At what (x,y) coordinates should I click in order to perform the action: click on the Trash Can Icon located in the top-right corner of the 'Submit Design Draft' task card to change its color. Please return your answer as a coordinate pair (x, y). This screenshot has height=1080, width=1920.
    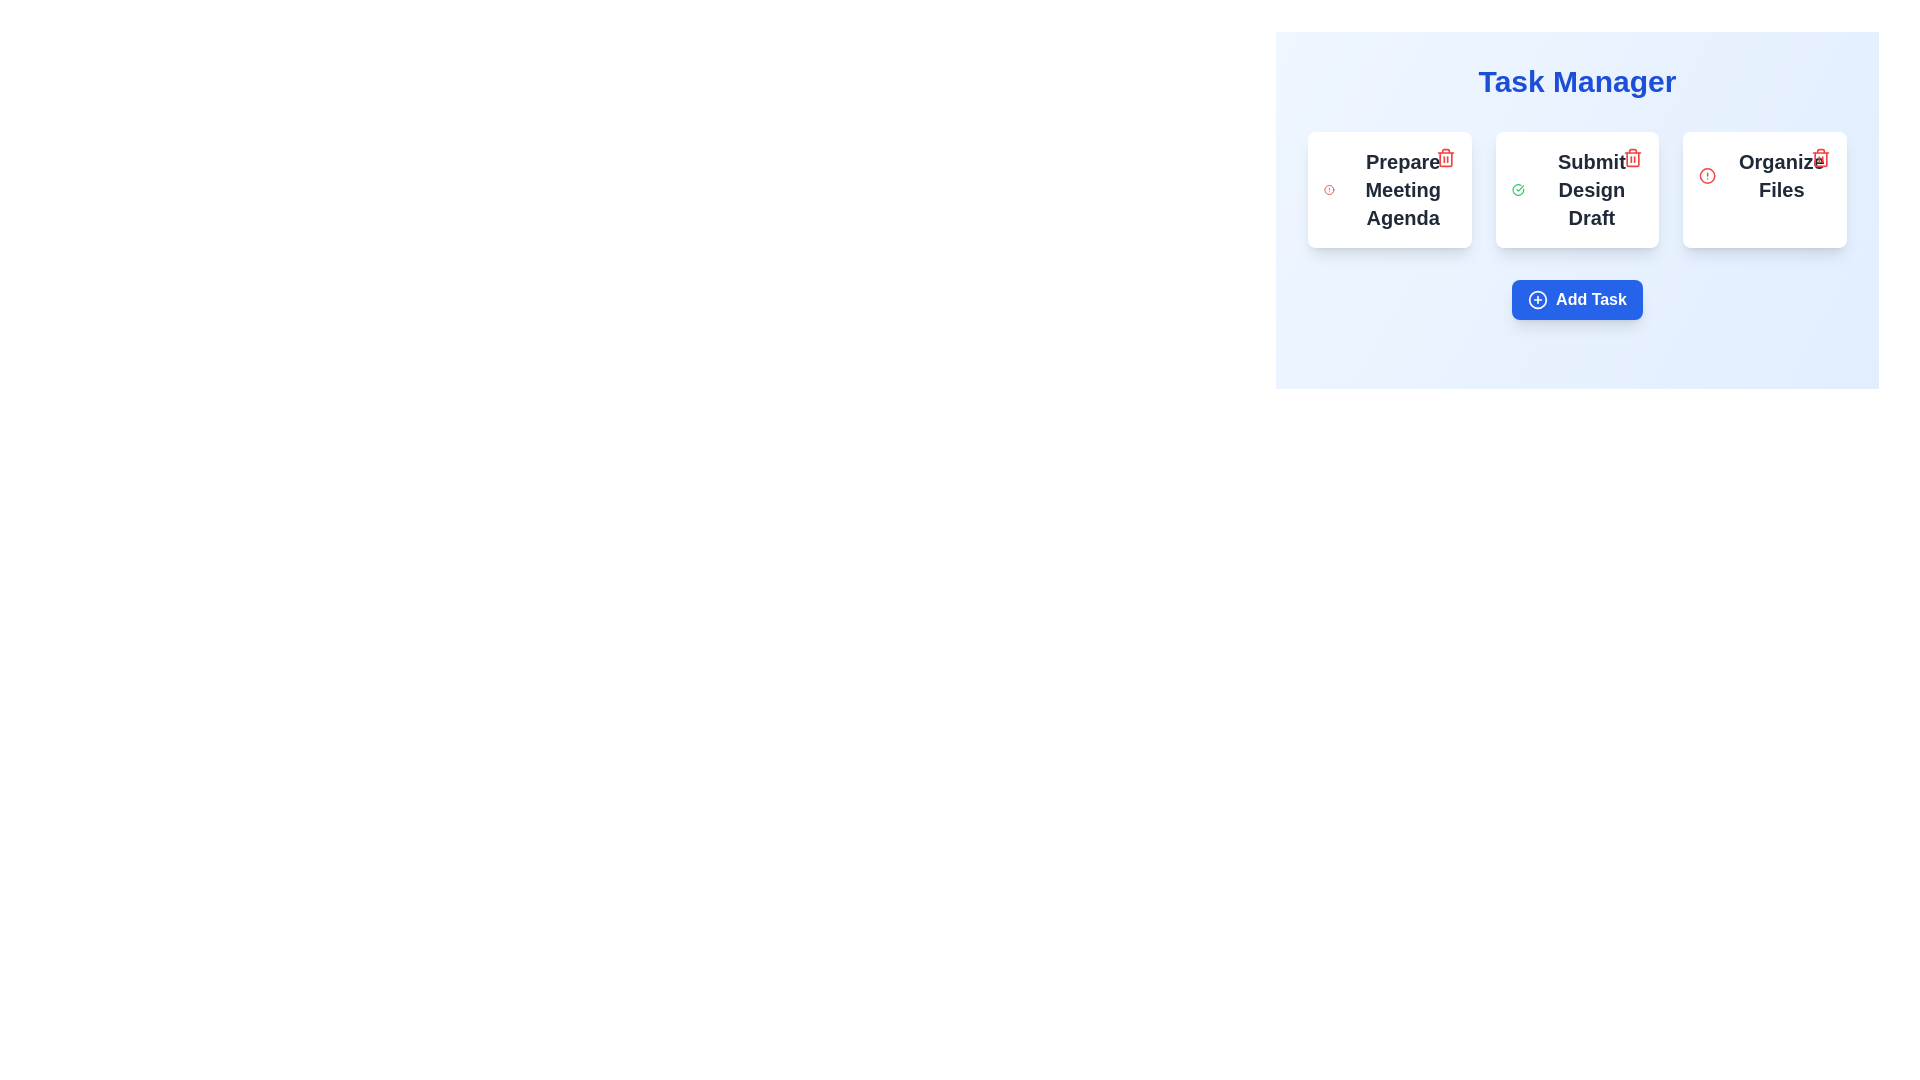
    Looking at the image, I should click on (1633, 157).